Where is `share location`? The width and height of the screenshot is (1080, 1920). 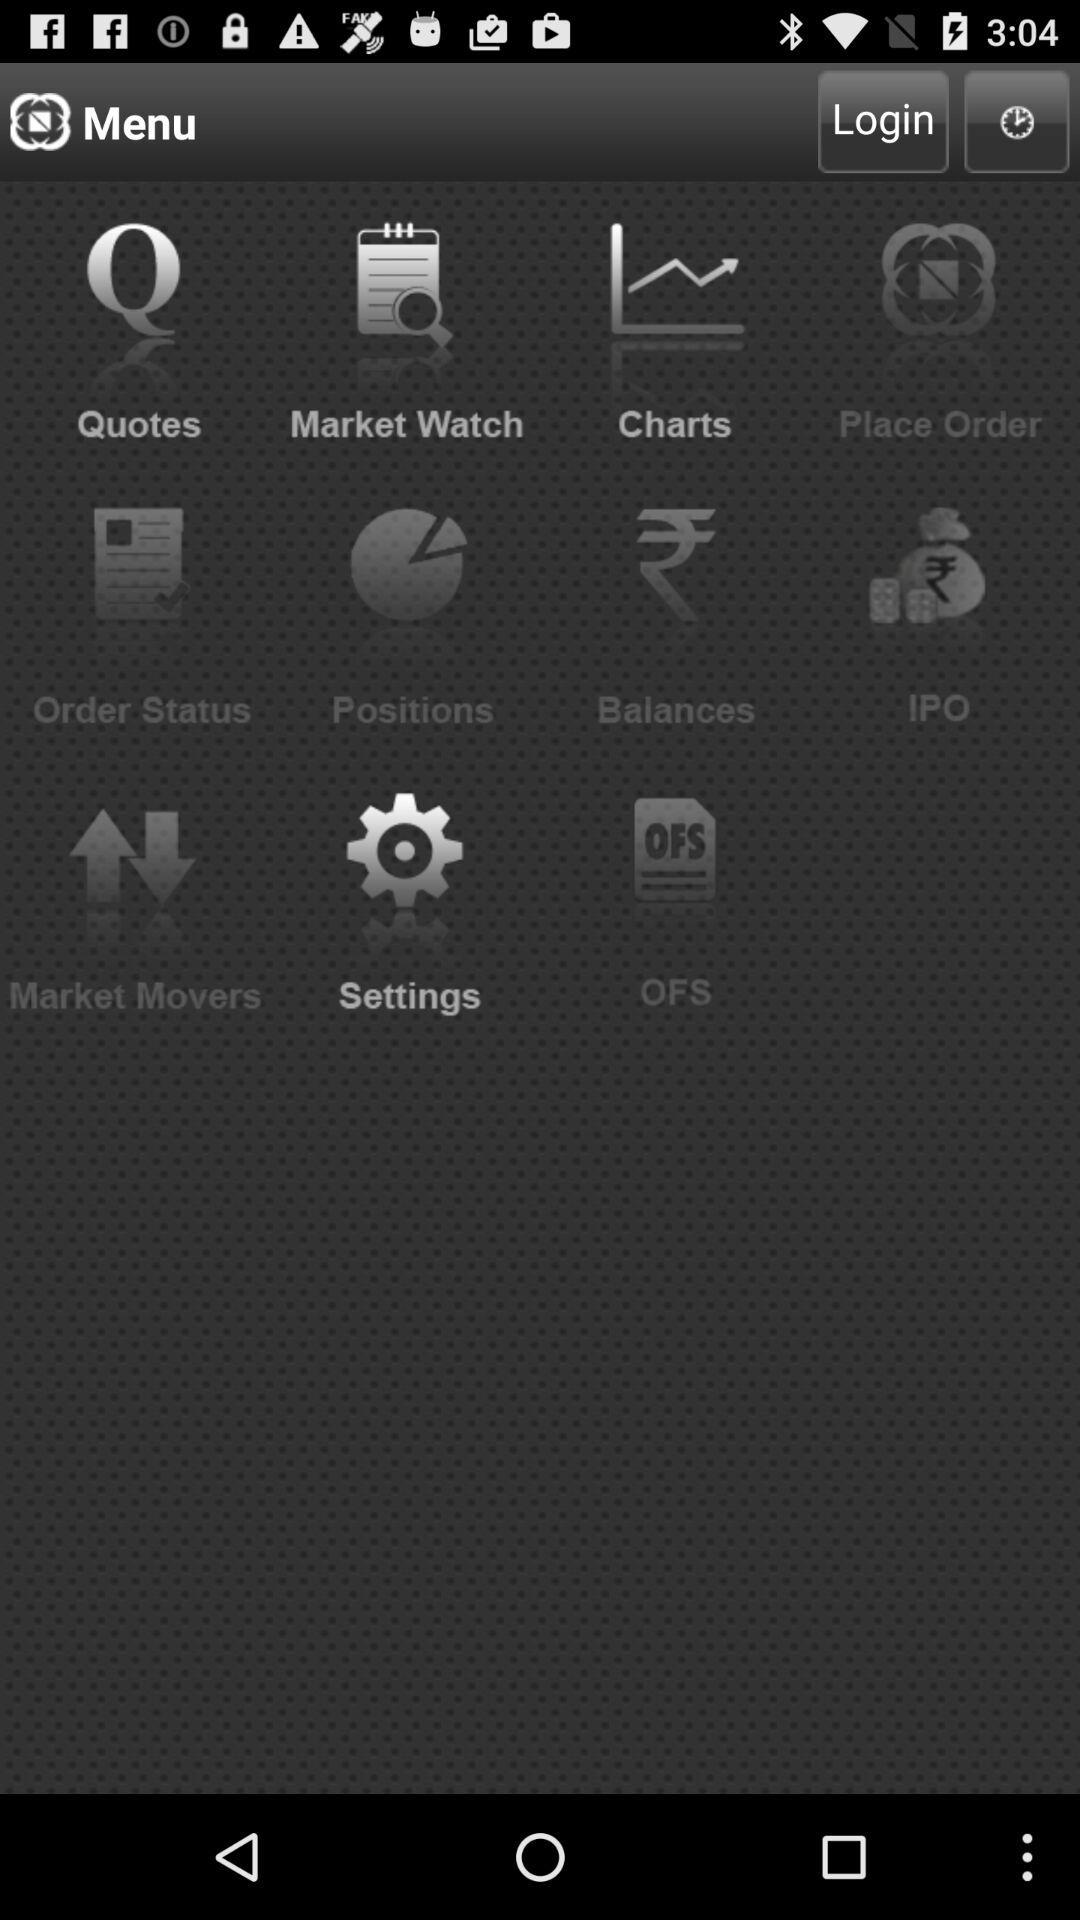
share location is located at coordinates (1017, 120).